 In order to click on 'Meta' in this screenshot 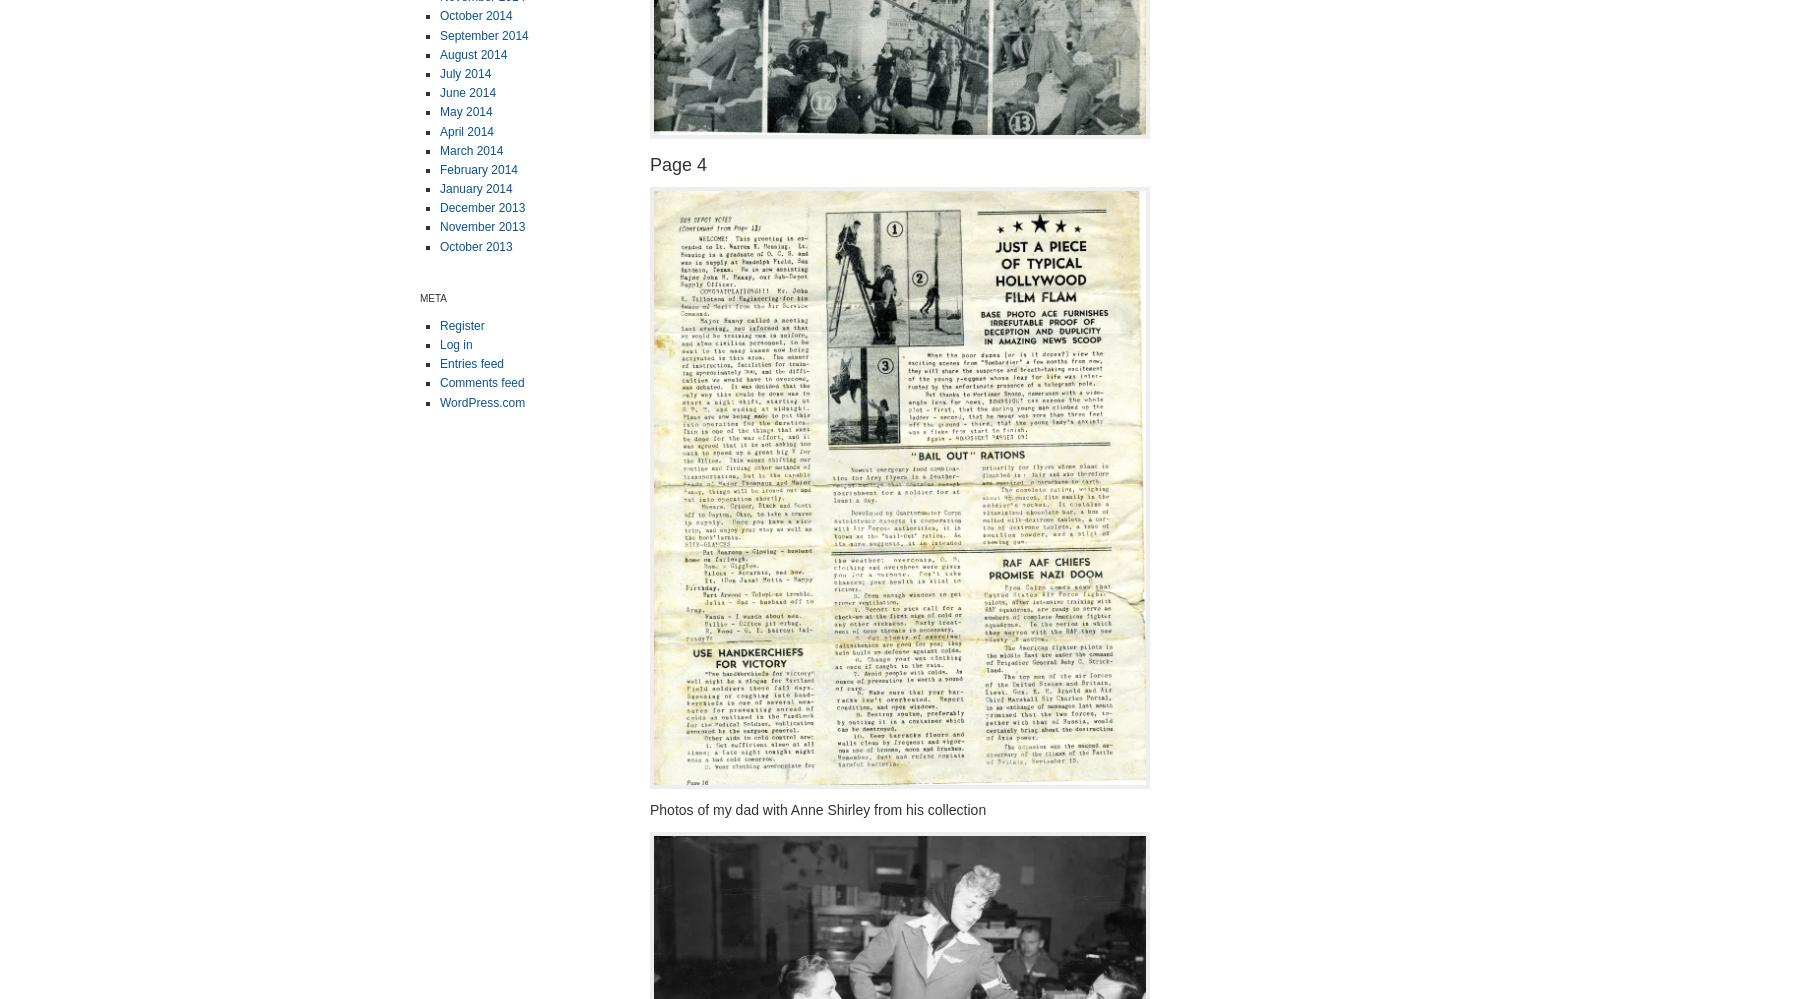, I will do `click(419, 296)`.